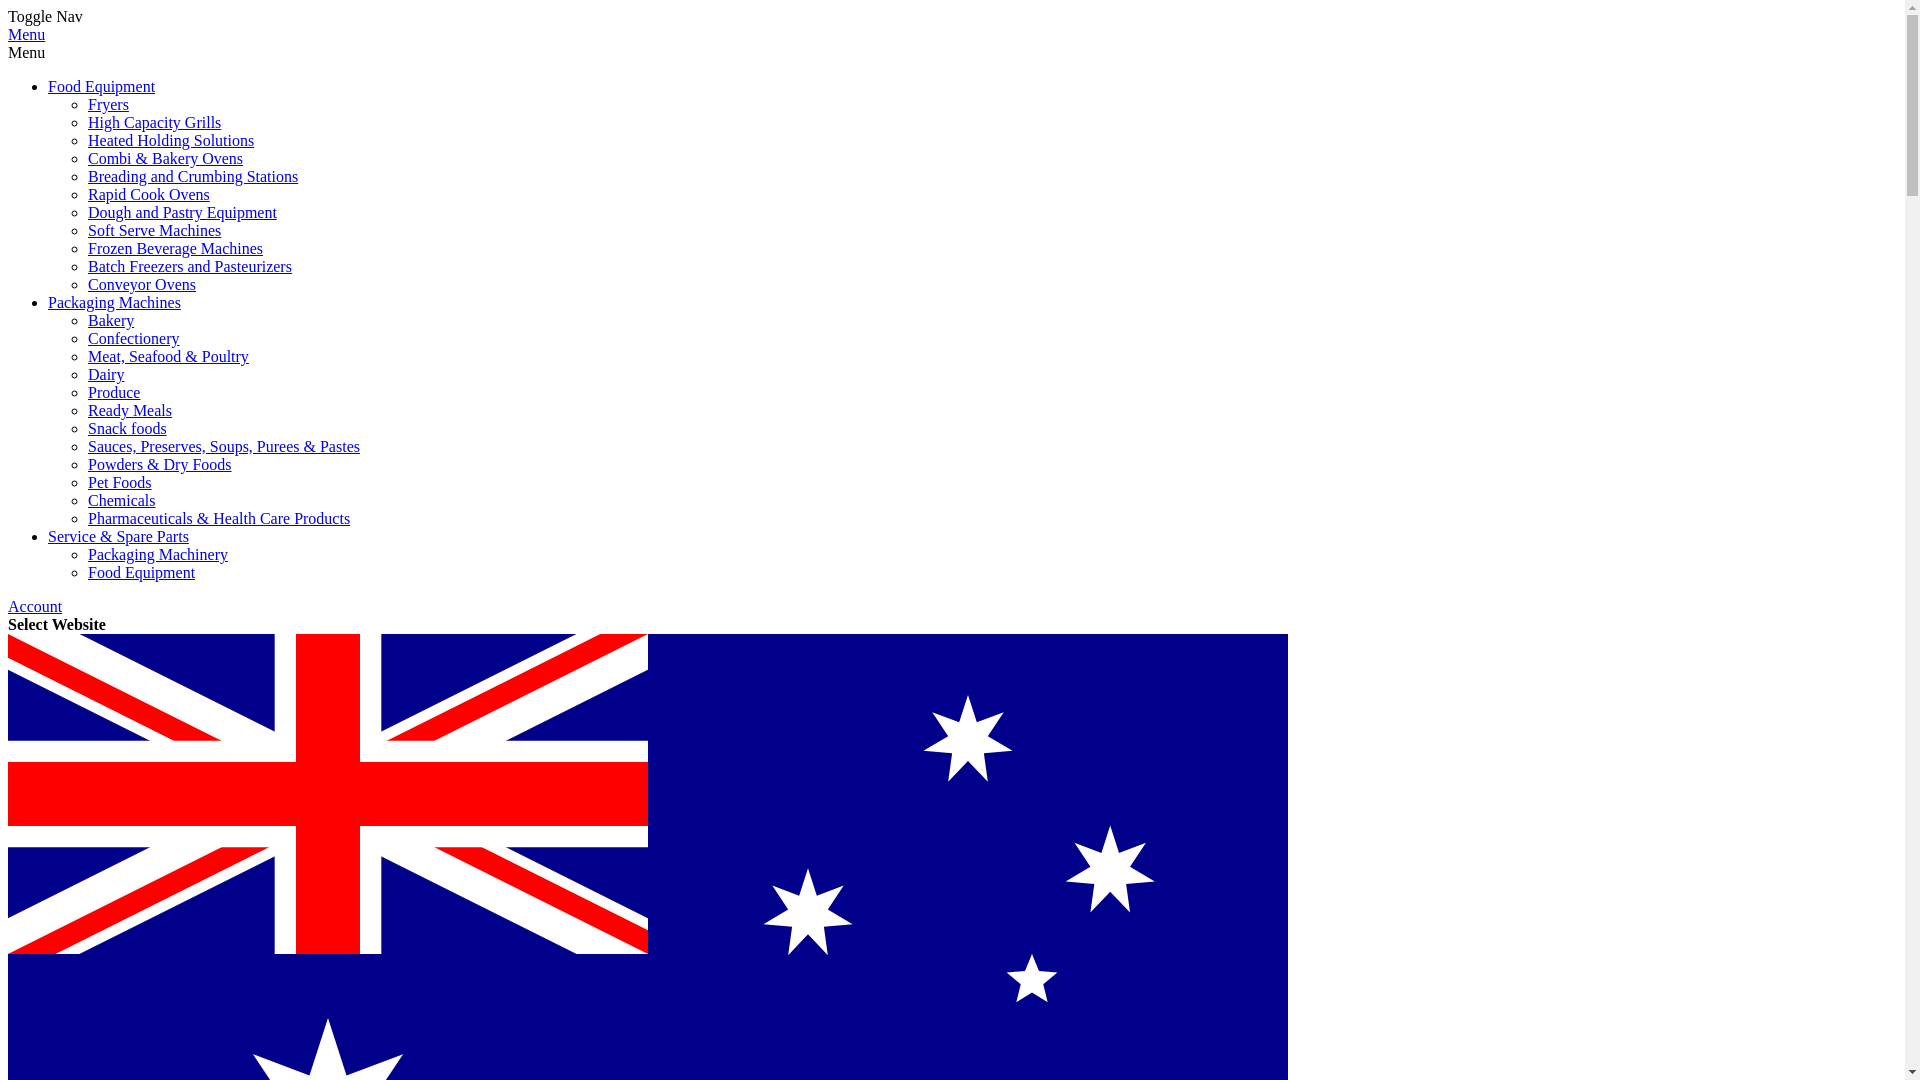  Describe the element at coordinates (141, 284) in the screenshot. I see `'Conveyor Ovens'` at that location.